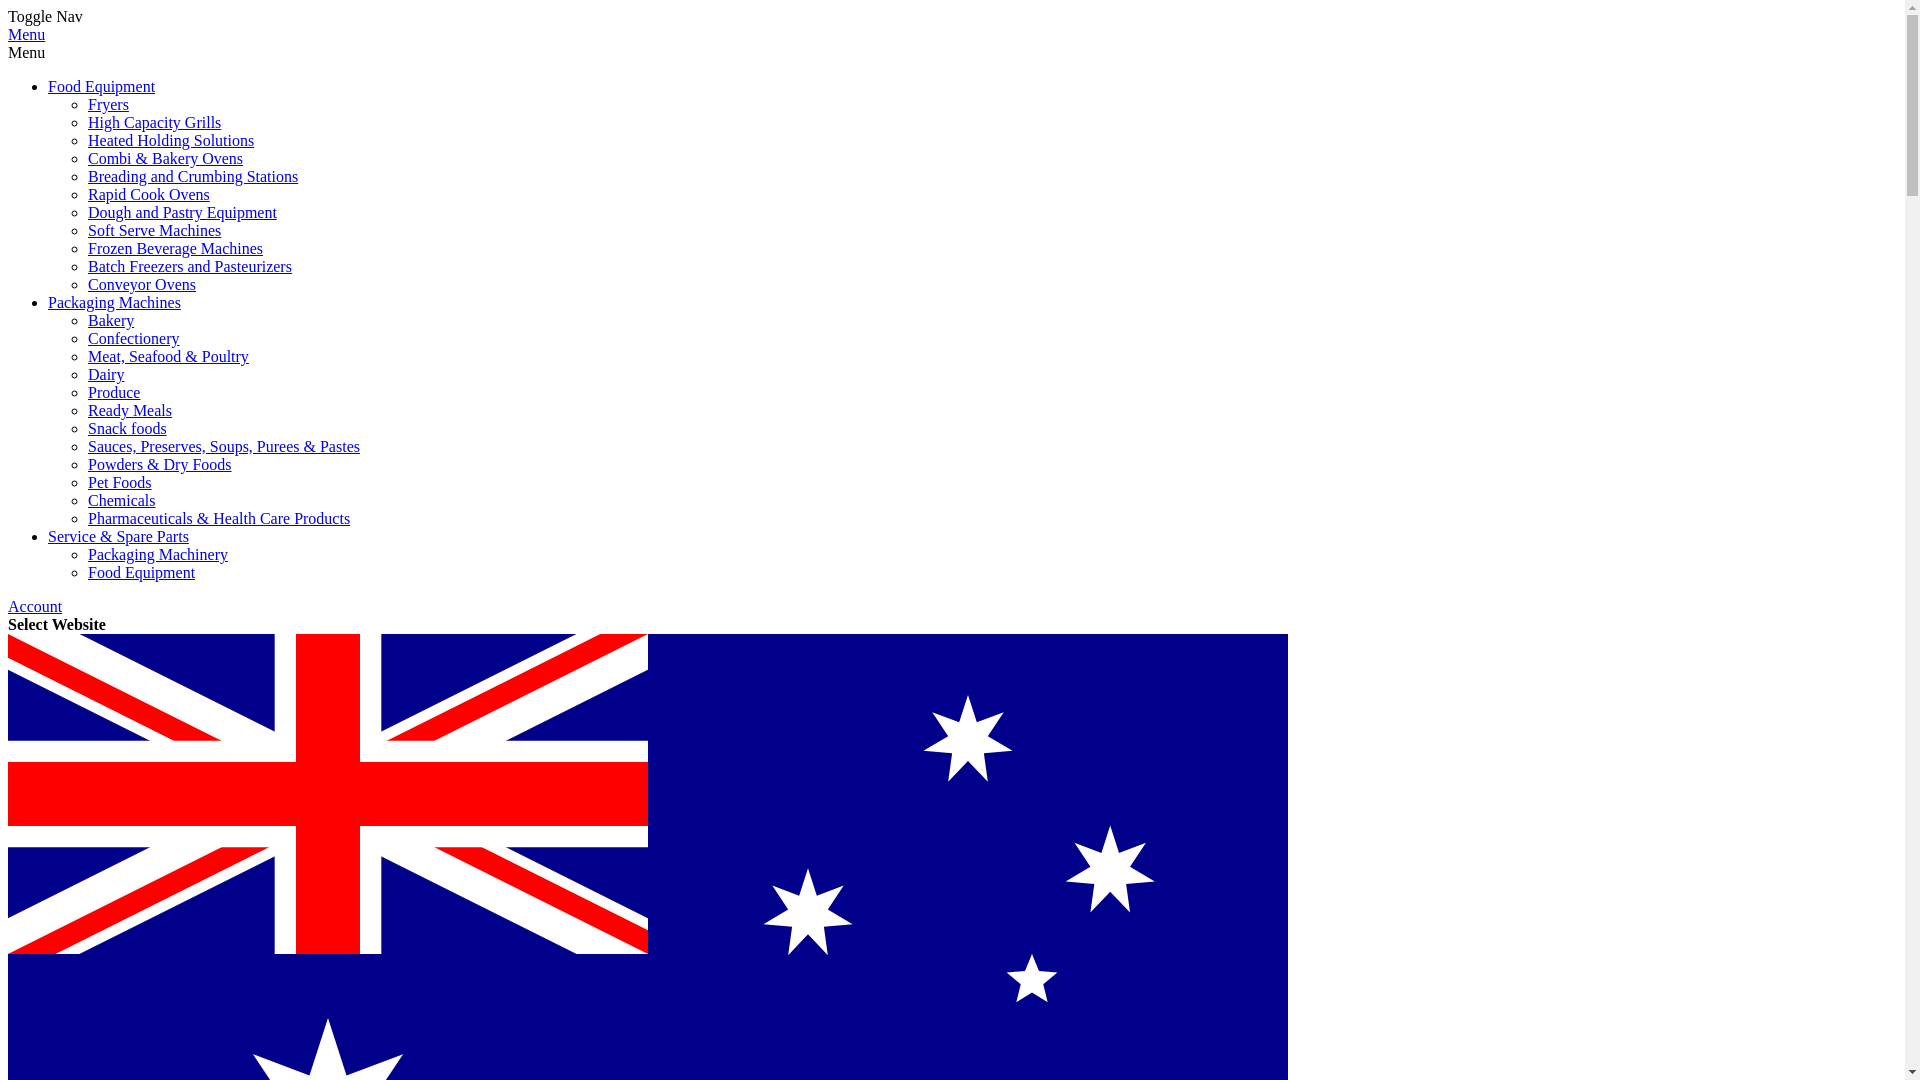  Describe the element at coordinates (141, 284) in the screenshot. I see `'Conveyor Ovens'` at that location.